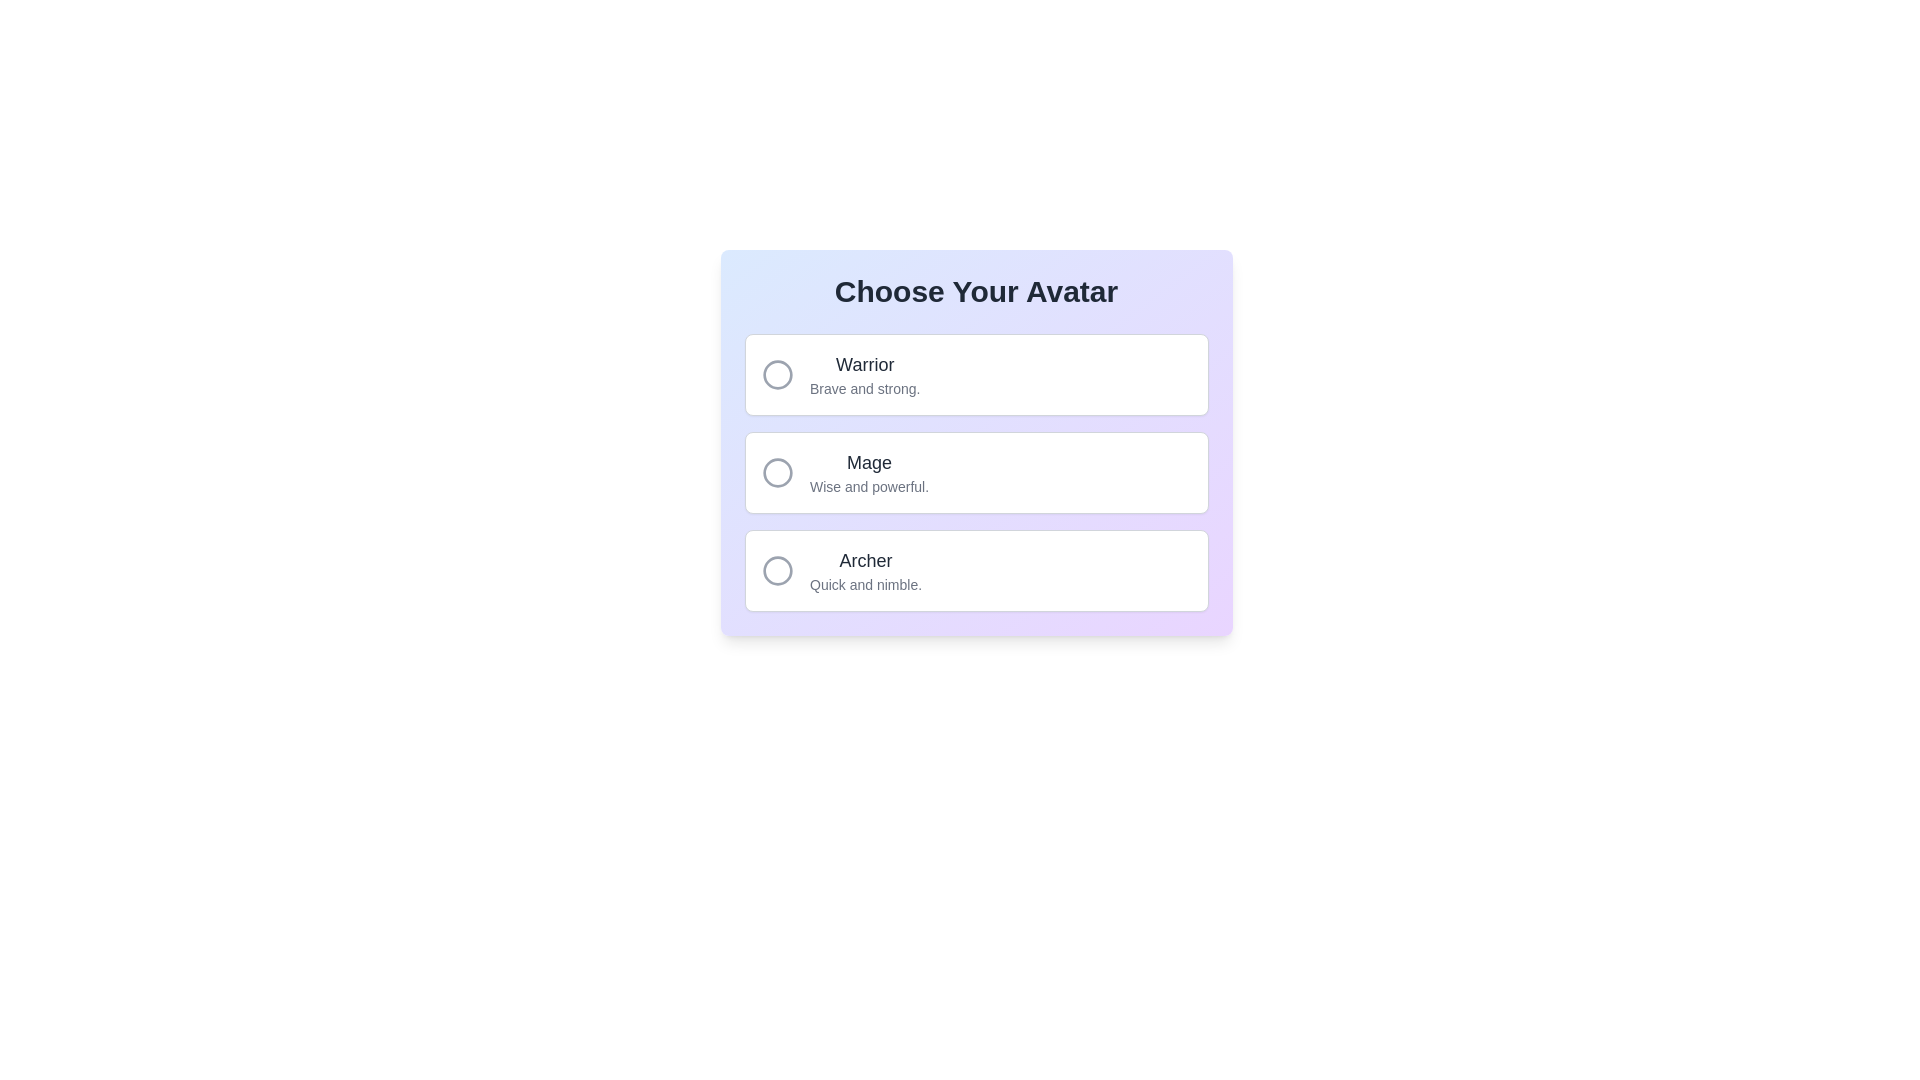 The image size is (1920, 1080). Describe the element at coordinates (976, 292) in the screenshot. I see `the text label that says 'Choose Your Avatar', which is prominently styled and located at the top center of the gradient background panel` at that location.